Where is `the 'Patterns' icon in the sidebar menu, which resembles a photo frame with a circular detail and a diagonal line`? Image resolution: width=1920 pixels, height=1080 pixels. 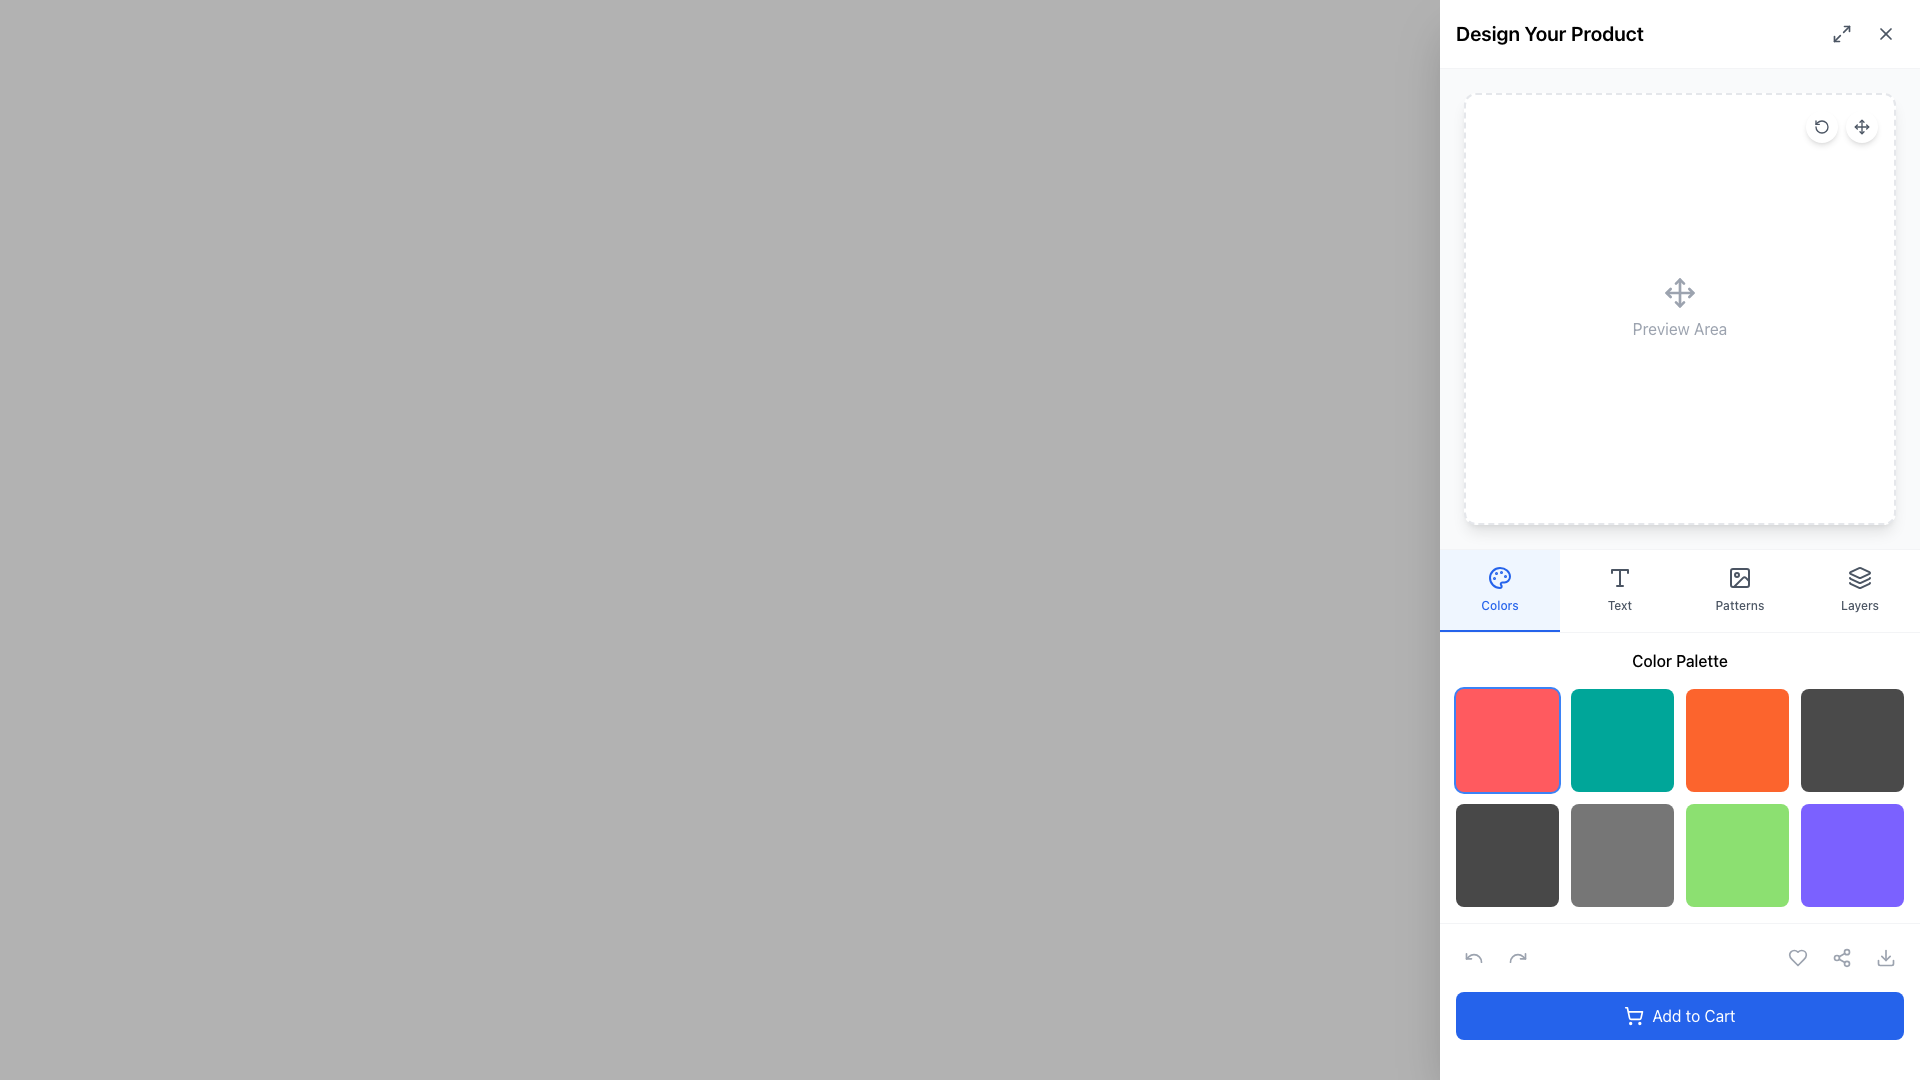
the 'Patterns' icon in the sidebar menu, which resembles a photo frame with a circular detail and a diagonal line is located at coordinates (1738, 578).